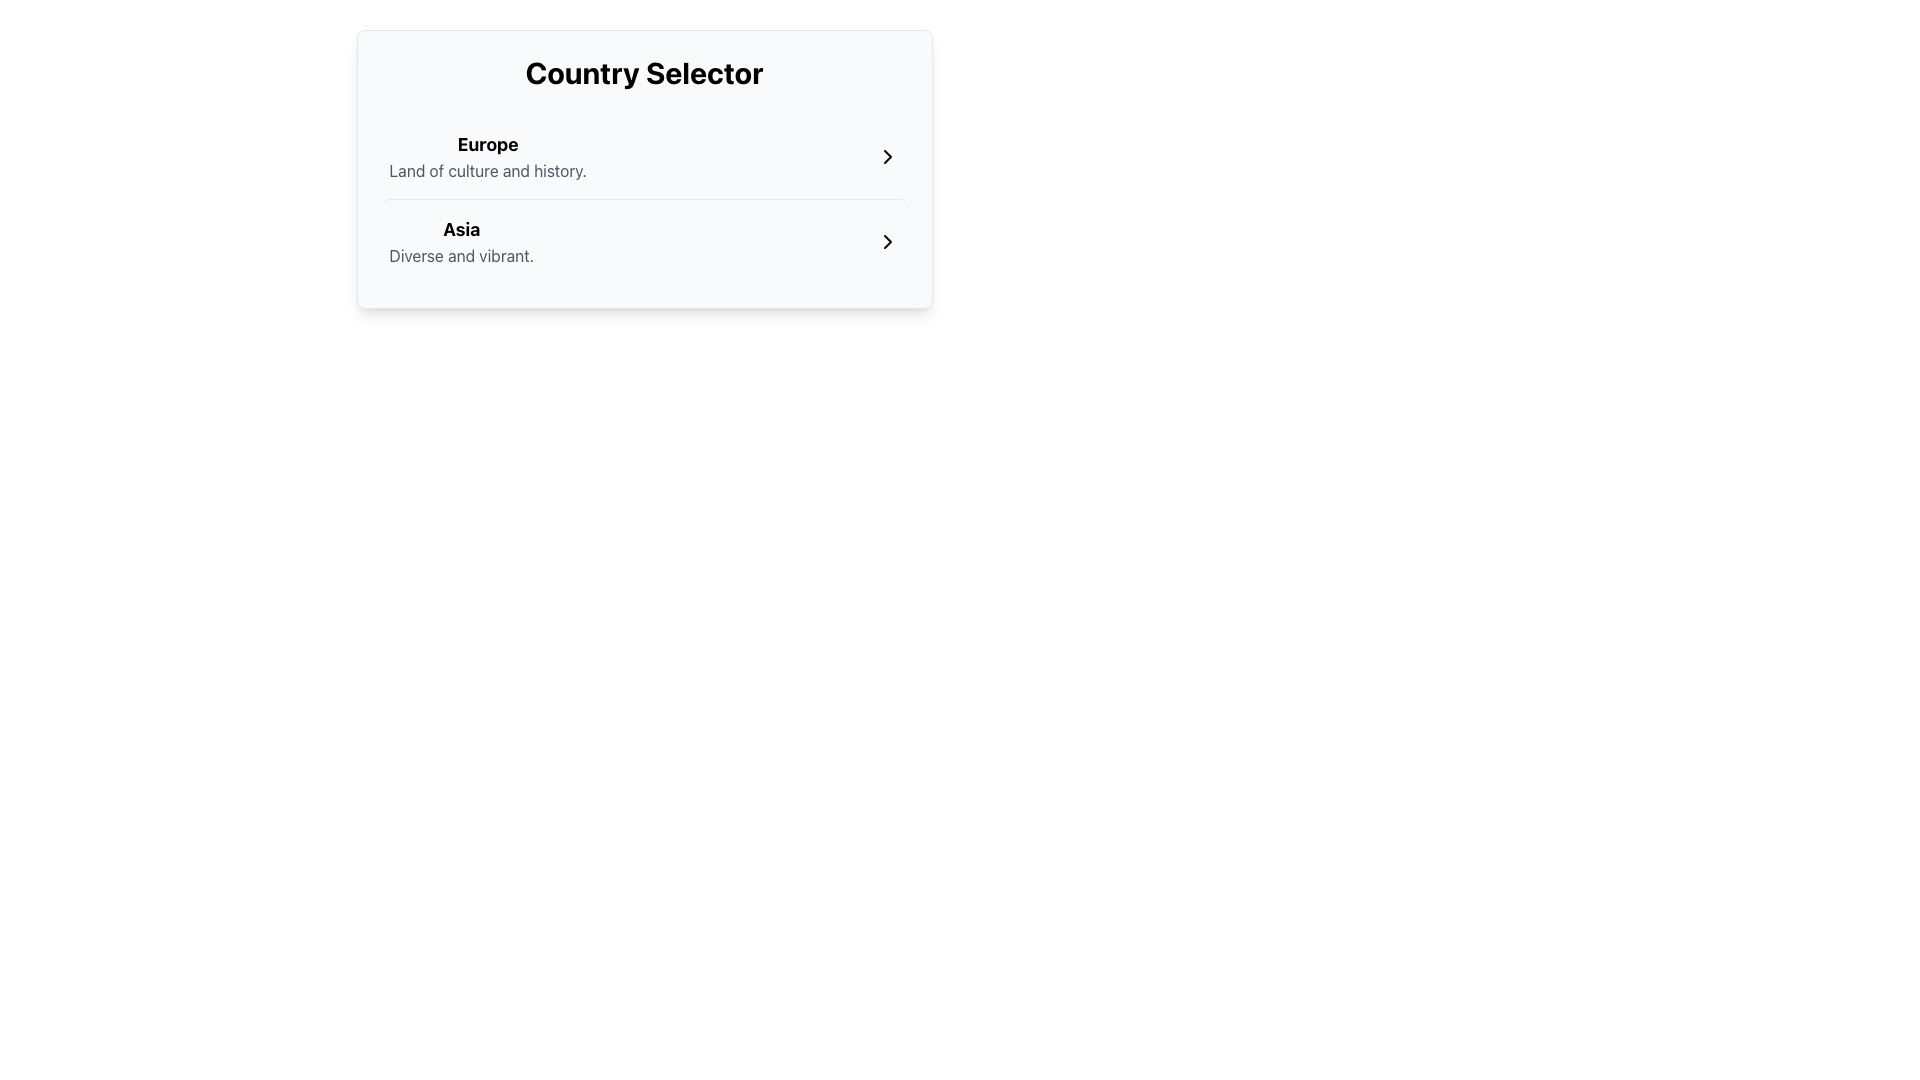 Image resolution: width=1920 pixels, height=1080 pixels. I want to click on the bold 'Country Selector' header text, which is centrally aligned at the top of the card-like component displaying the list of countries, so click(644, 72).